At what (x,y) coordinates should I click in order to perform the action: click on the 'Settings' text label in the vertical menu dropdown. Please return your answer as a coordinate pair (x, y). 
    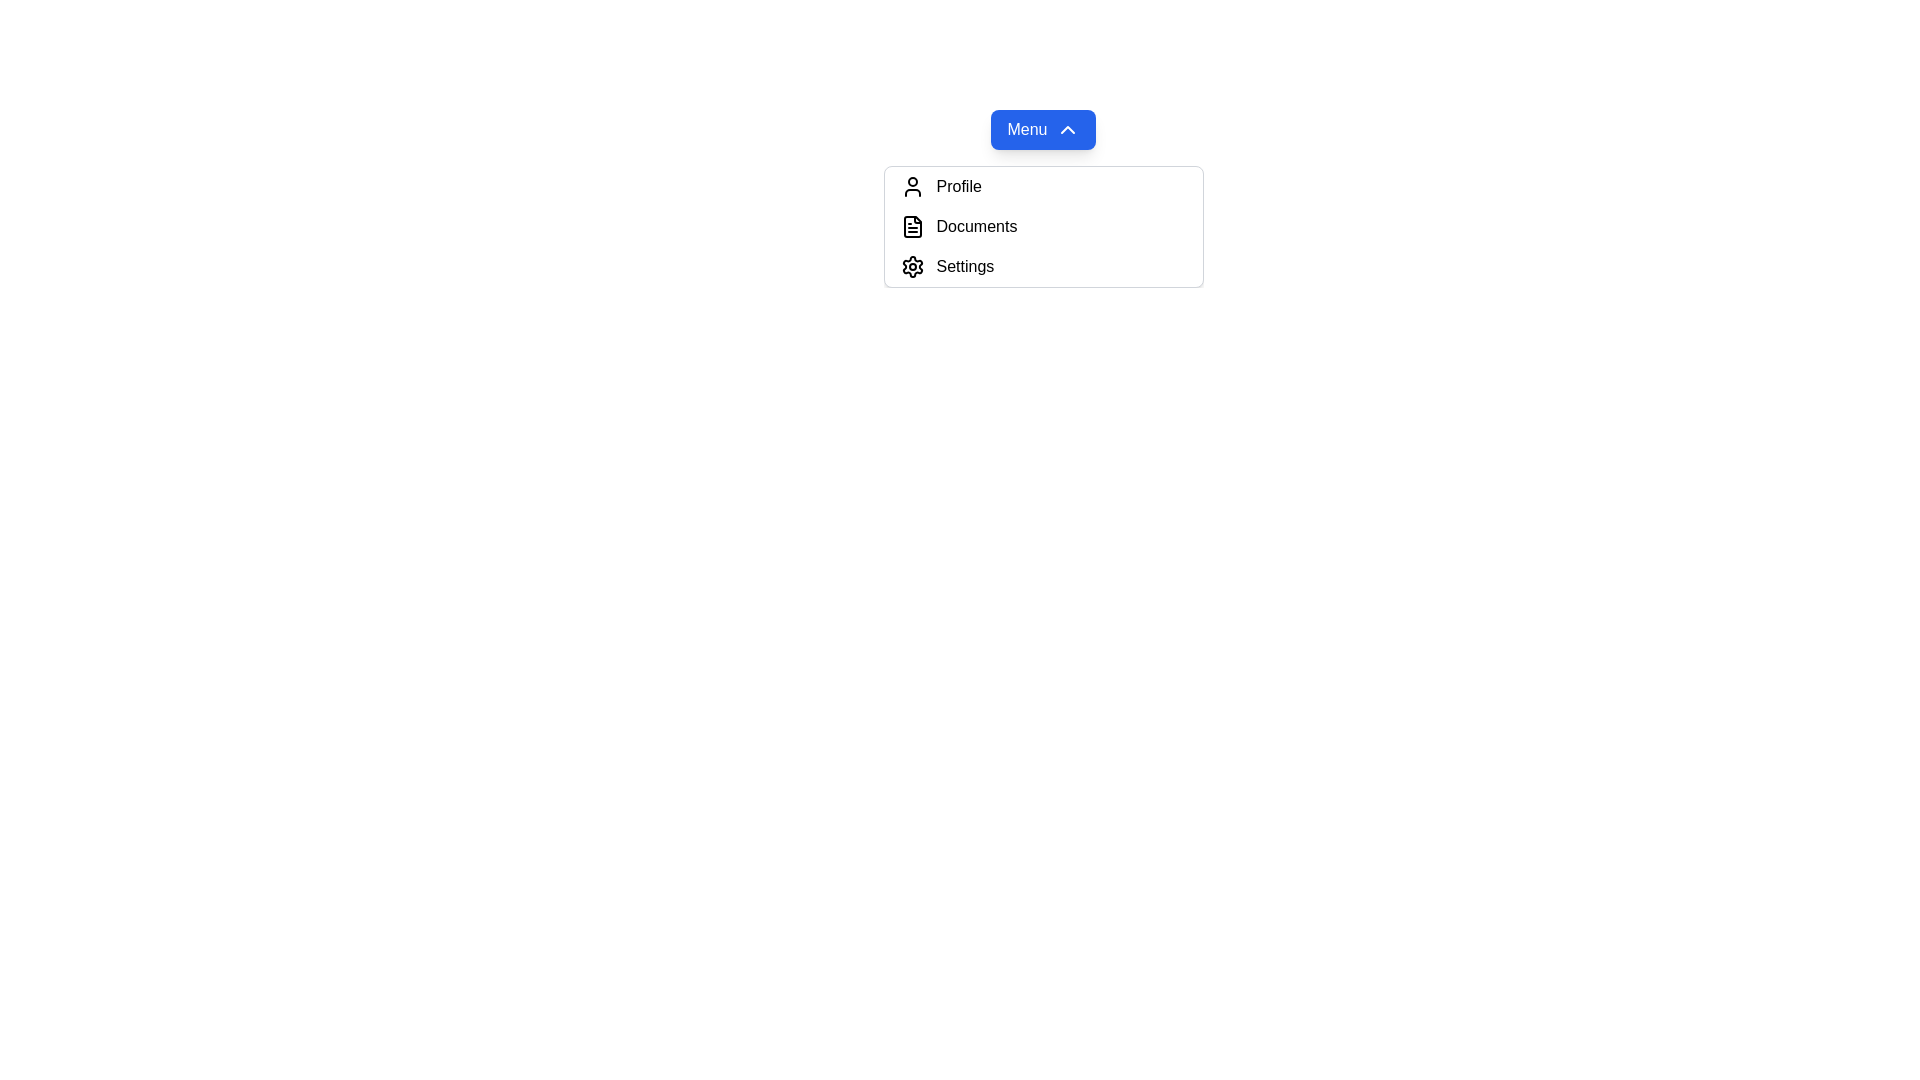
    Looking at the image, I should click on (965, 265).